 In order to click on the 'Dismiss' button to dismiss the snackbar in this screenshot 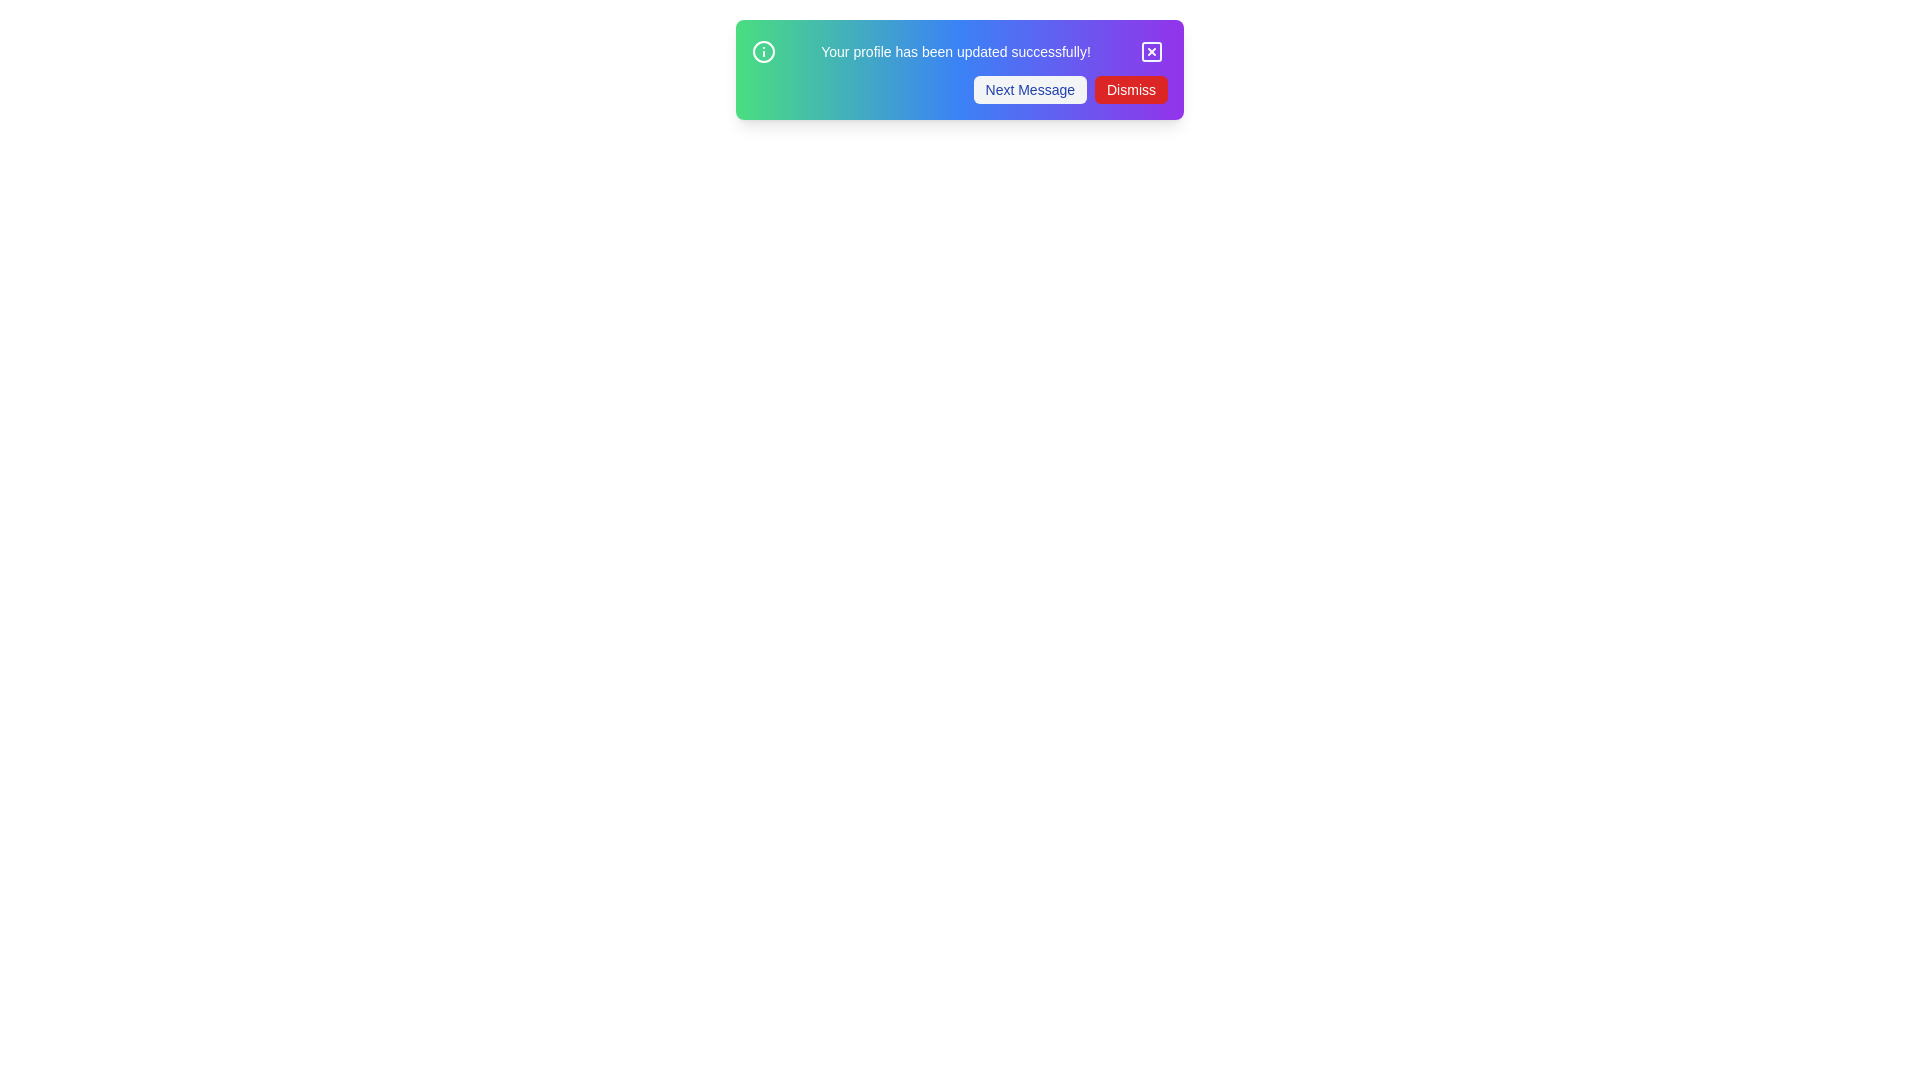, I will do `click(1131, 88)`.